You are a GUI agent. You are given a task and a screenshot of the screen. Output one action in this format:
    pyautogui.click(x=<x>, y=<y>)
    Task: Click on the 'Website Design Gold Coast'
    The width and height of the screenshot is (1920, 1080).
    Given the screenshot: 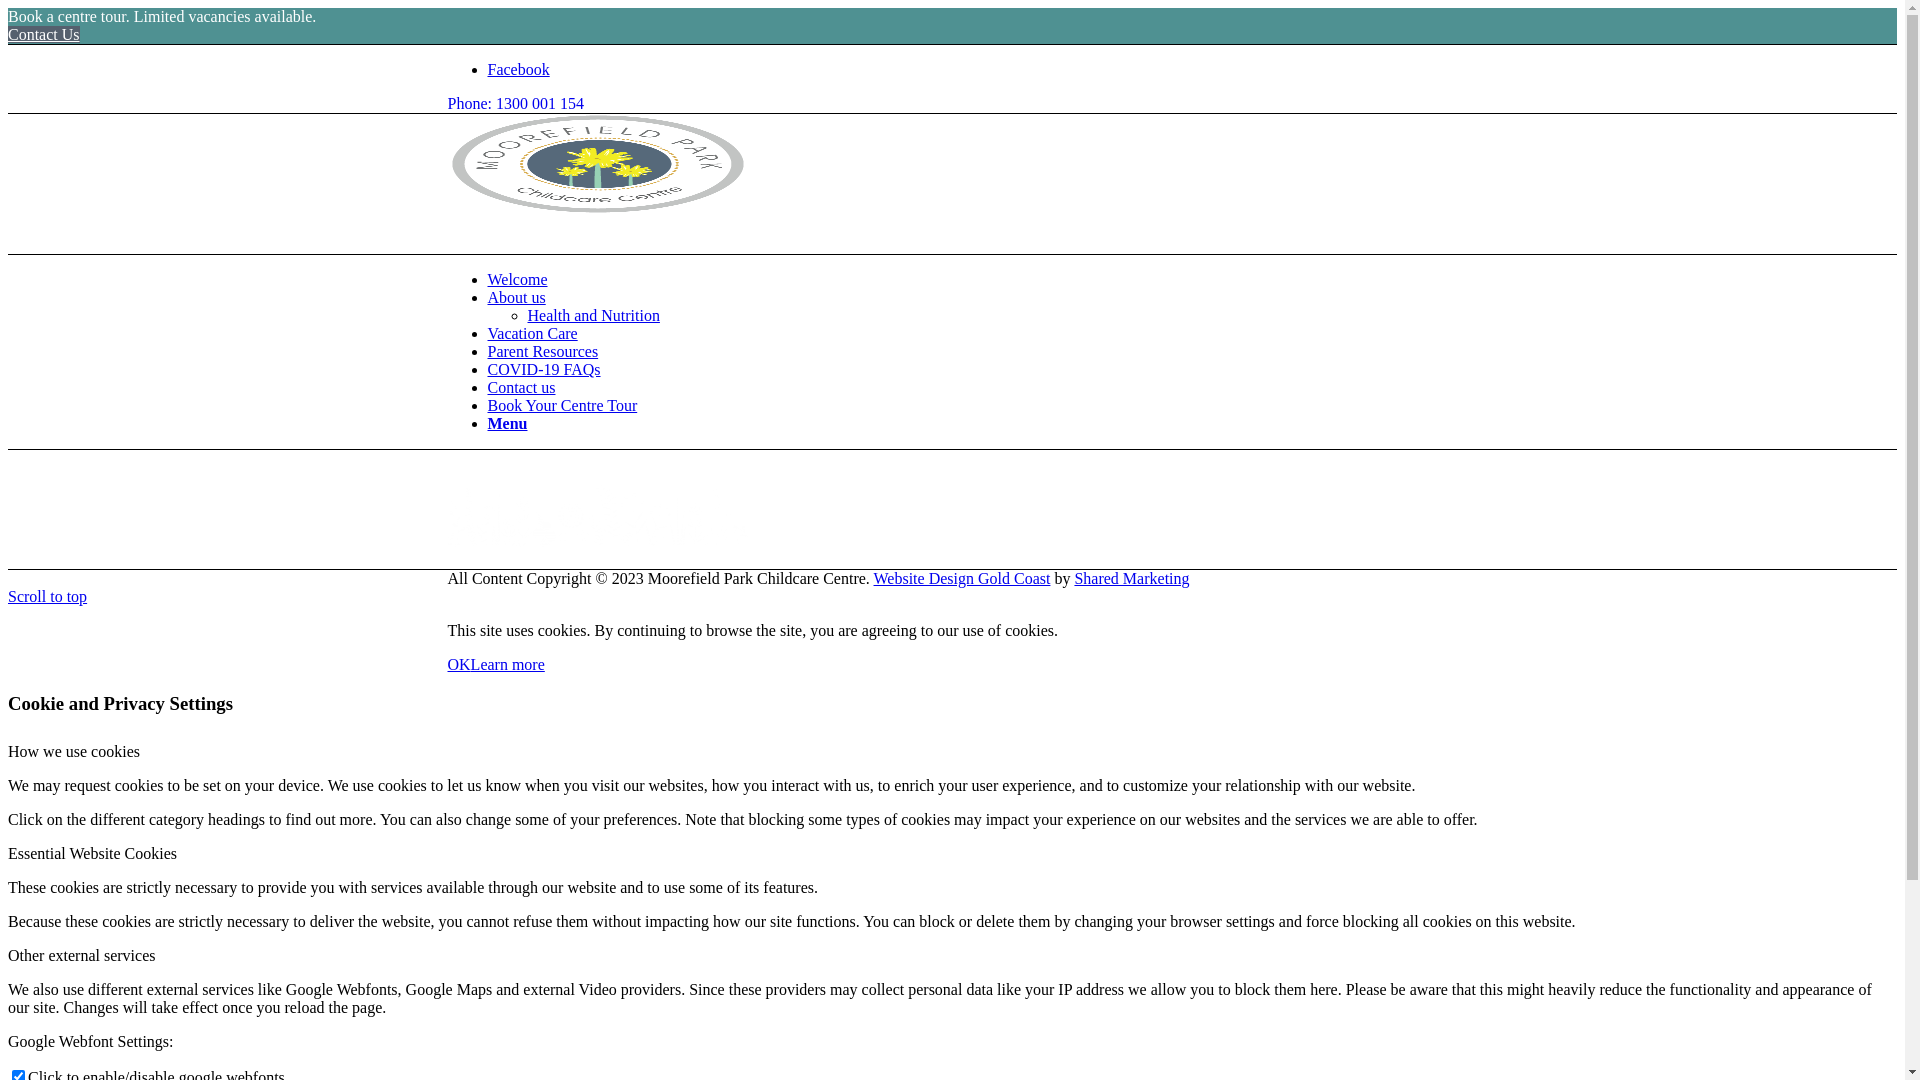 What is the action you would take?
    pyautogui.click(x=962, y=578)
    